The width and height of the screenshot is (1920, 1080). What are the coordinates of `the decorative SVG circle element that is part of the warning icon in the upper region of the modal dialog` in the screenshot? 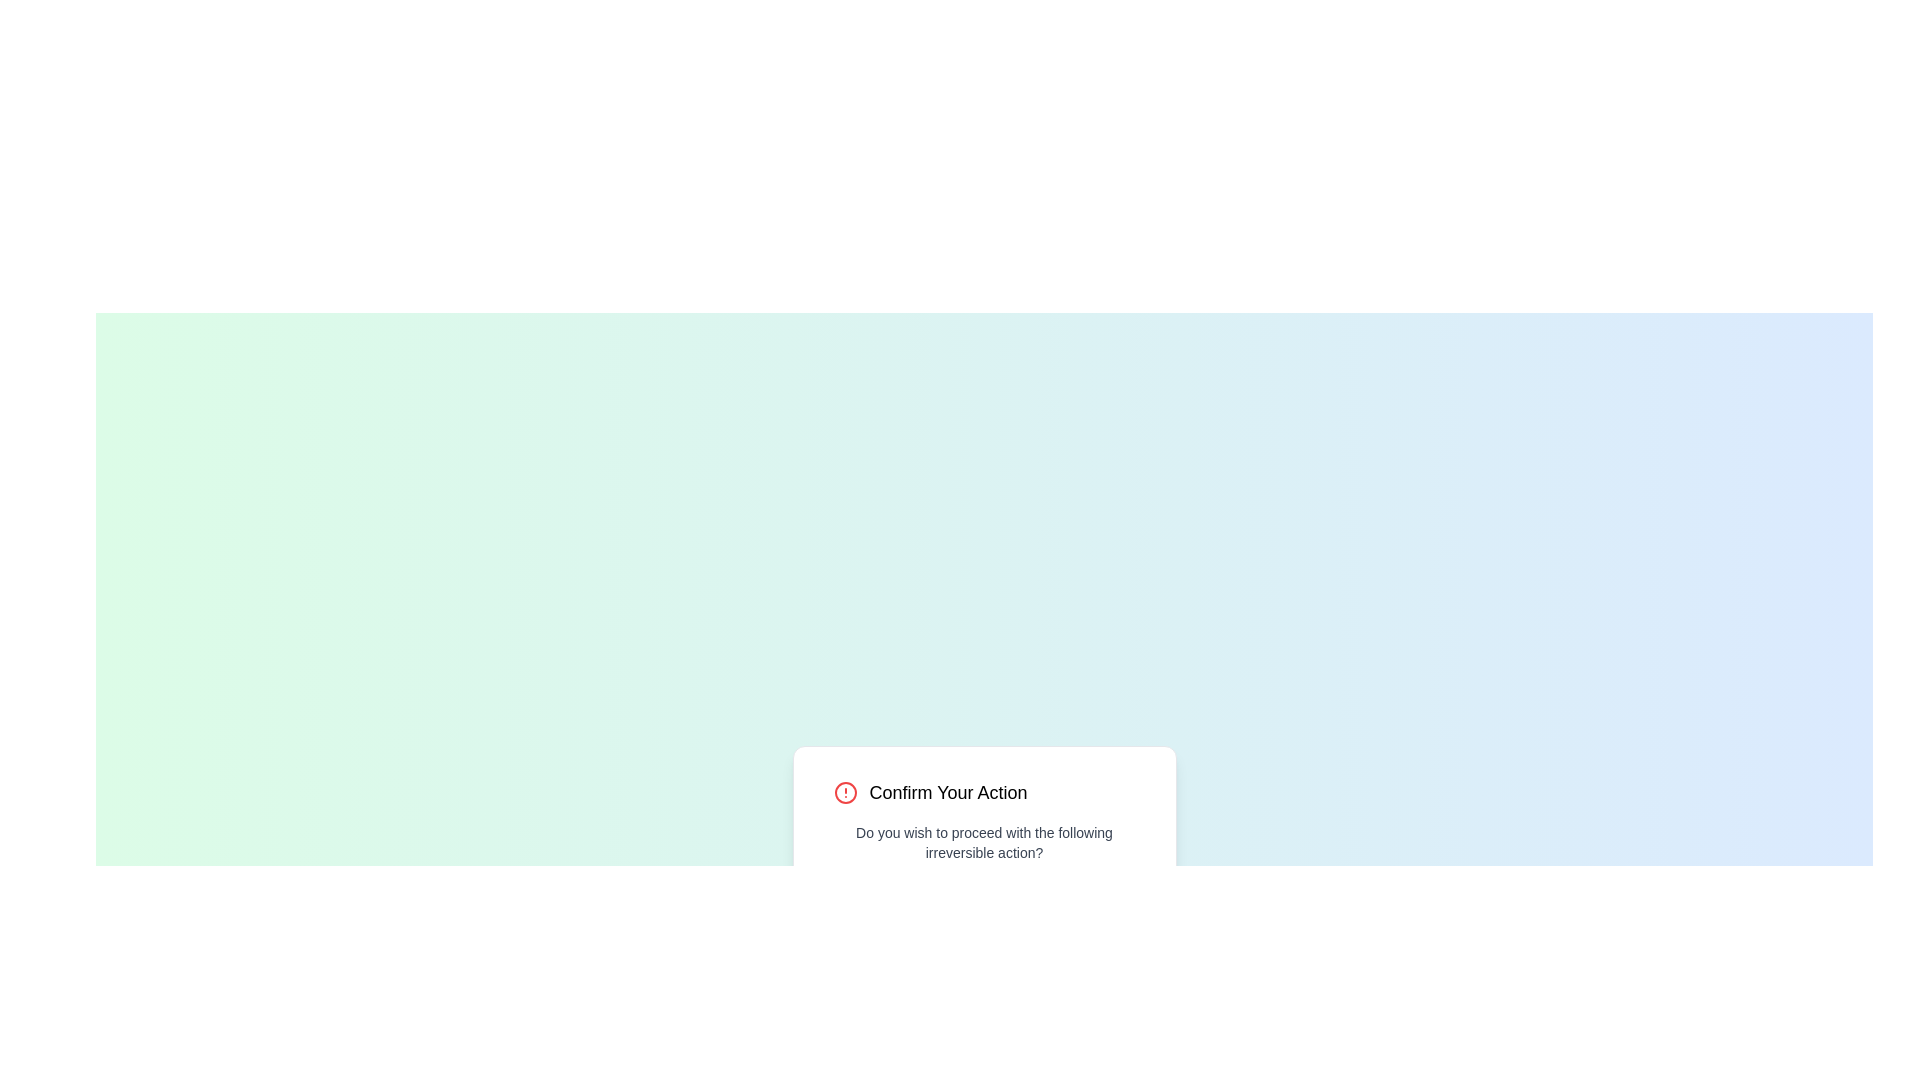 It's located at (845, 792).